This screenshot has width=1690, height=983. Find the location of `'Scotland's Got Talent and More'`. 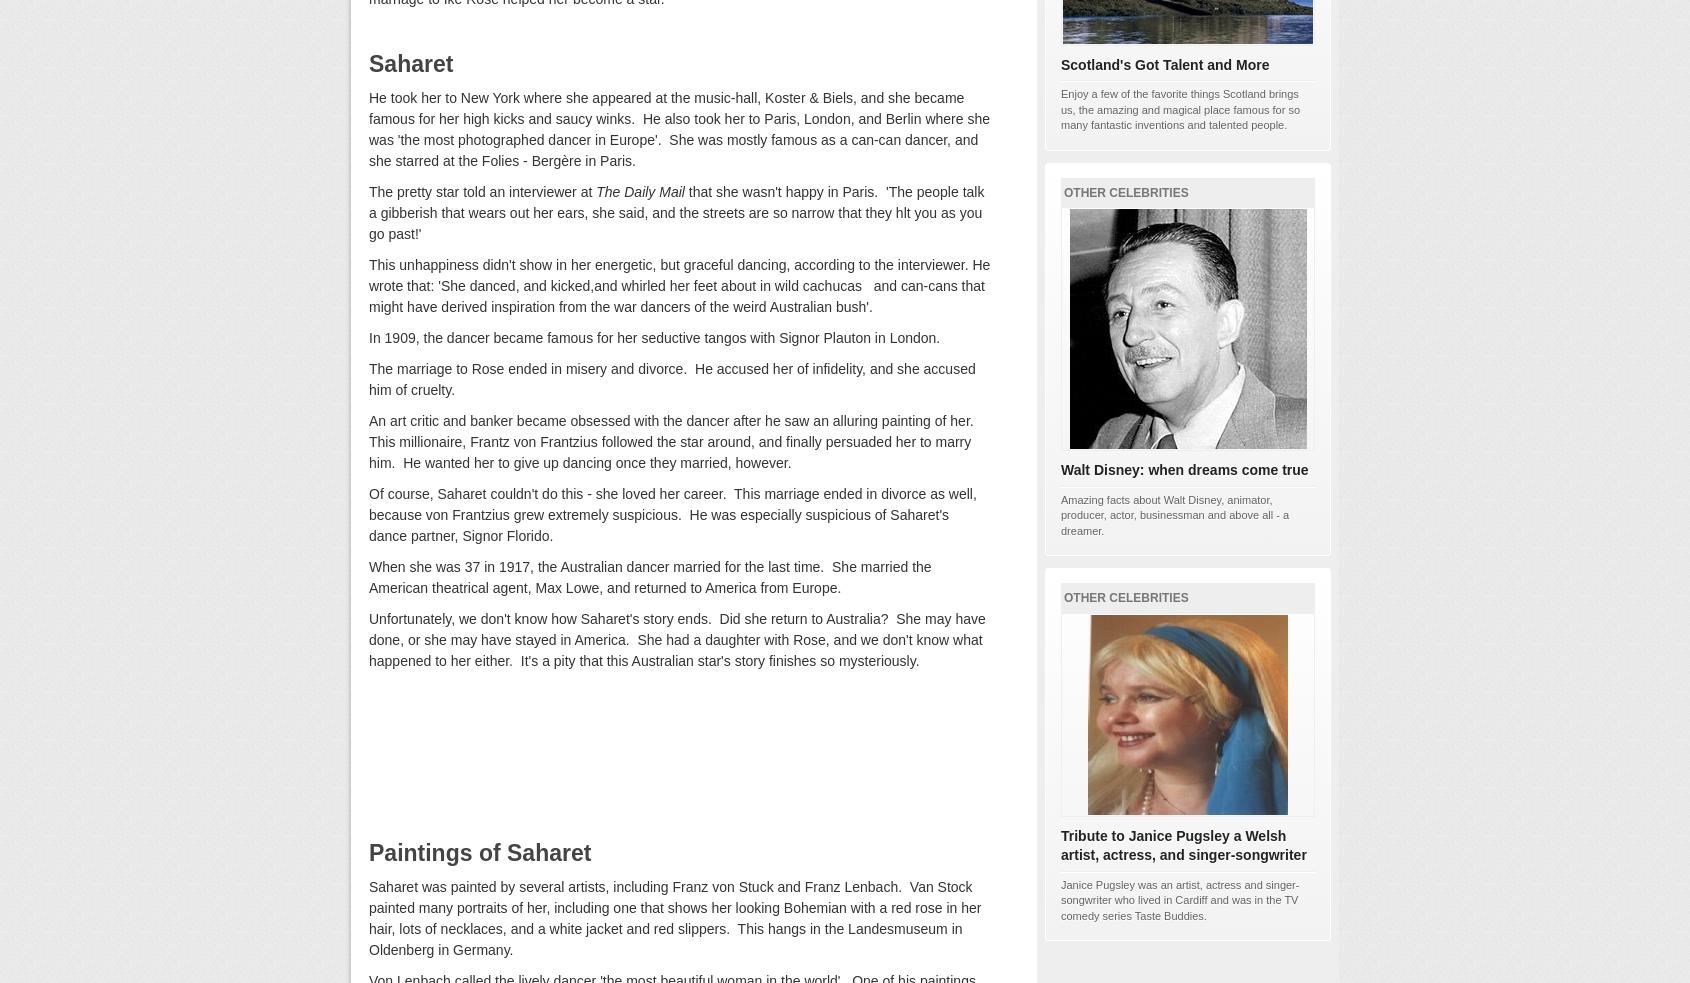

'Scotland's Got Talent and More' is located at coordinates (1164, 62).